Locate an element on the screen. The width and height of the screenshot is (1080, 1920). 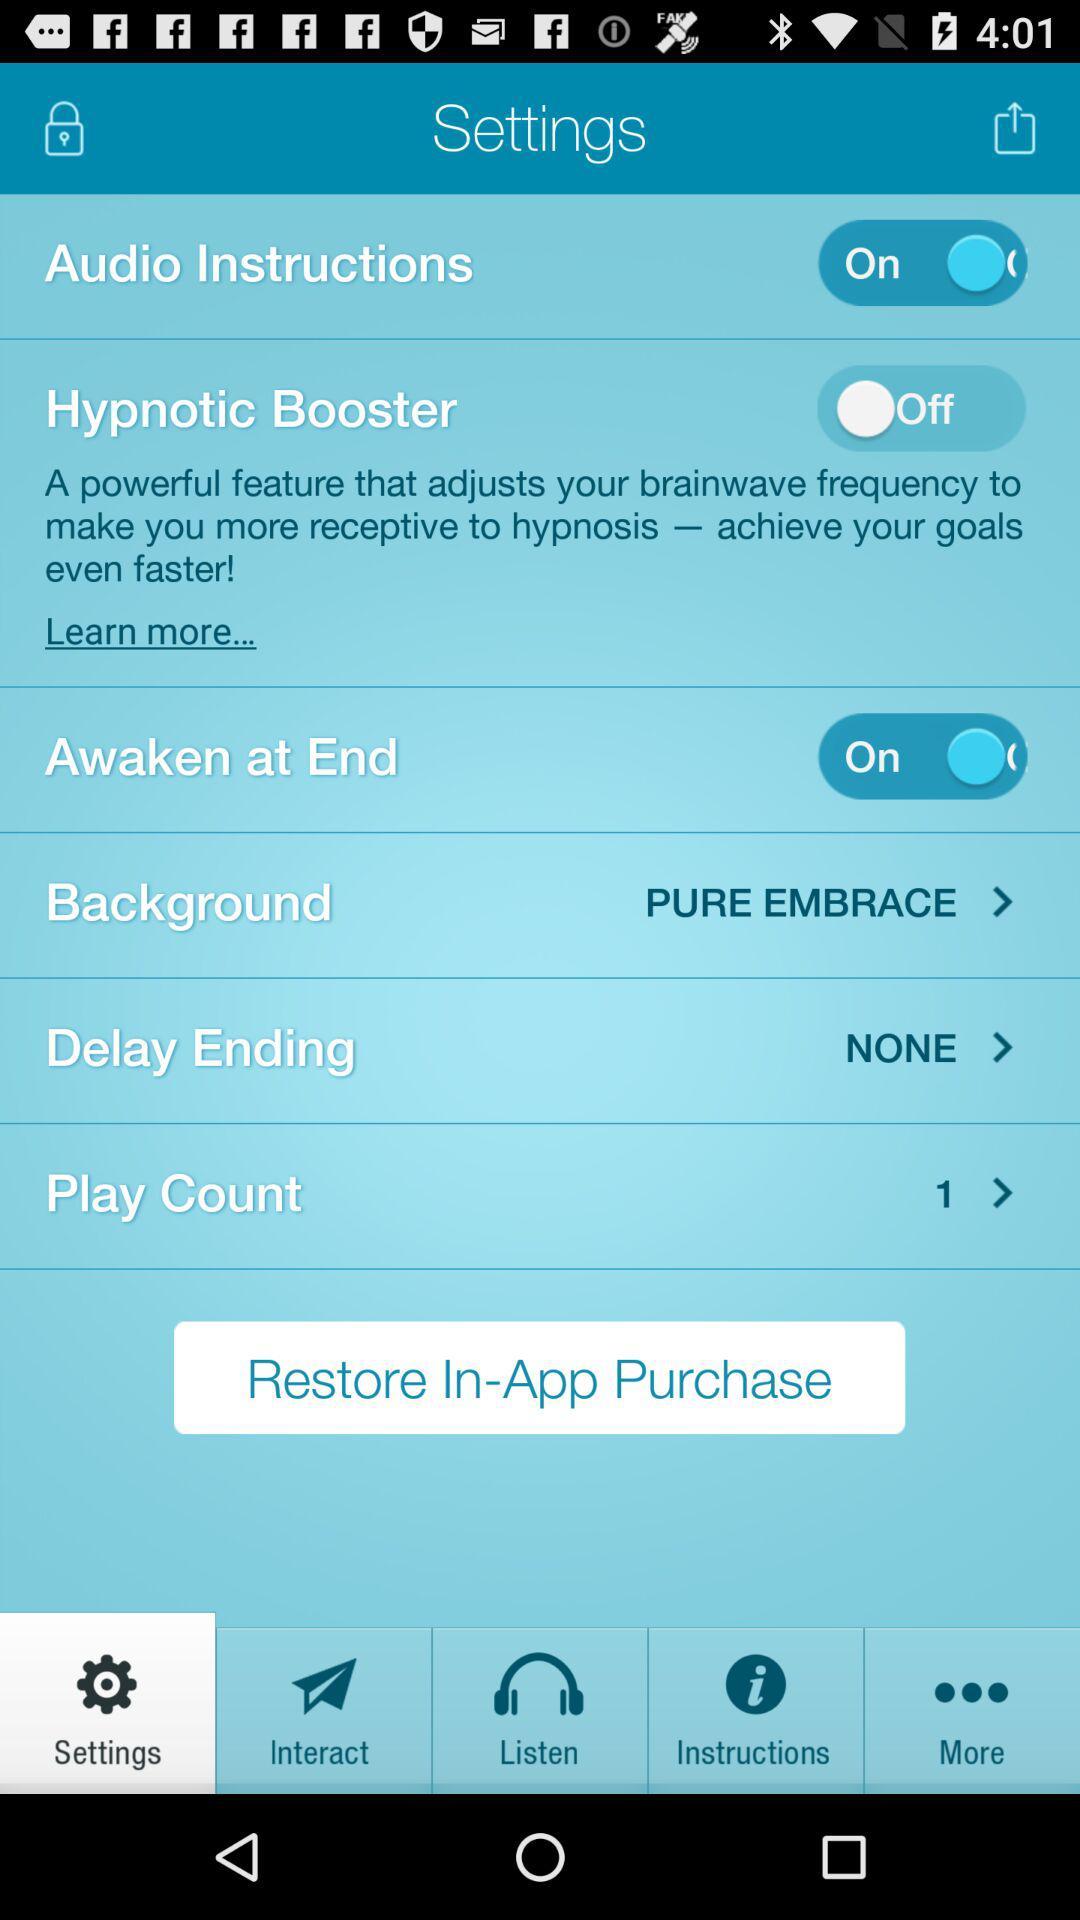
the button above more on the web page is located at coordinates (1002, 1193).